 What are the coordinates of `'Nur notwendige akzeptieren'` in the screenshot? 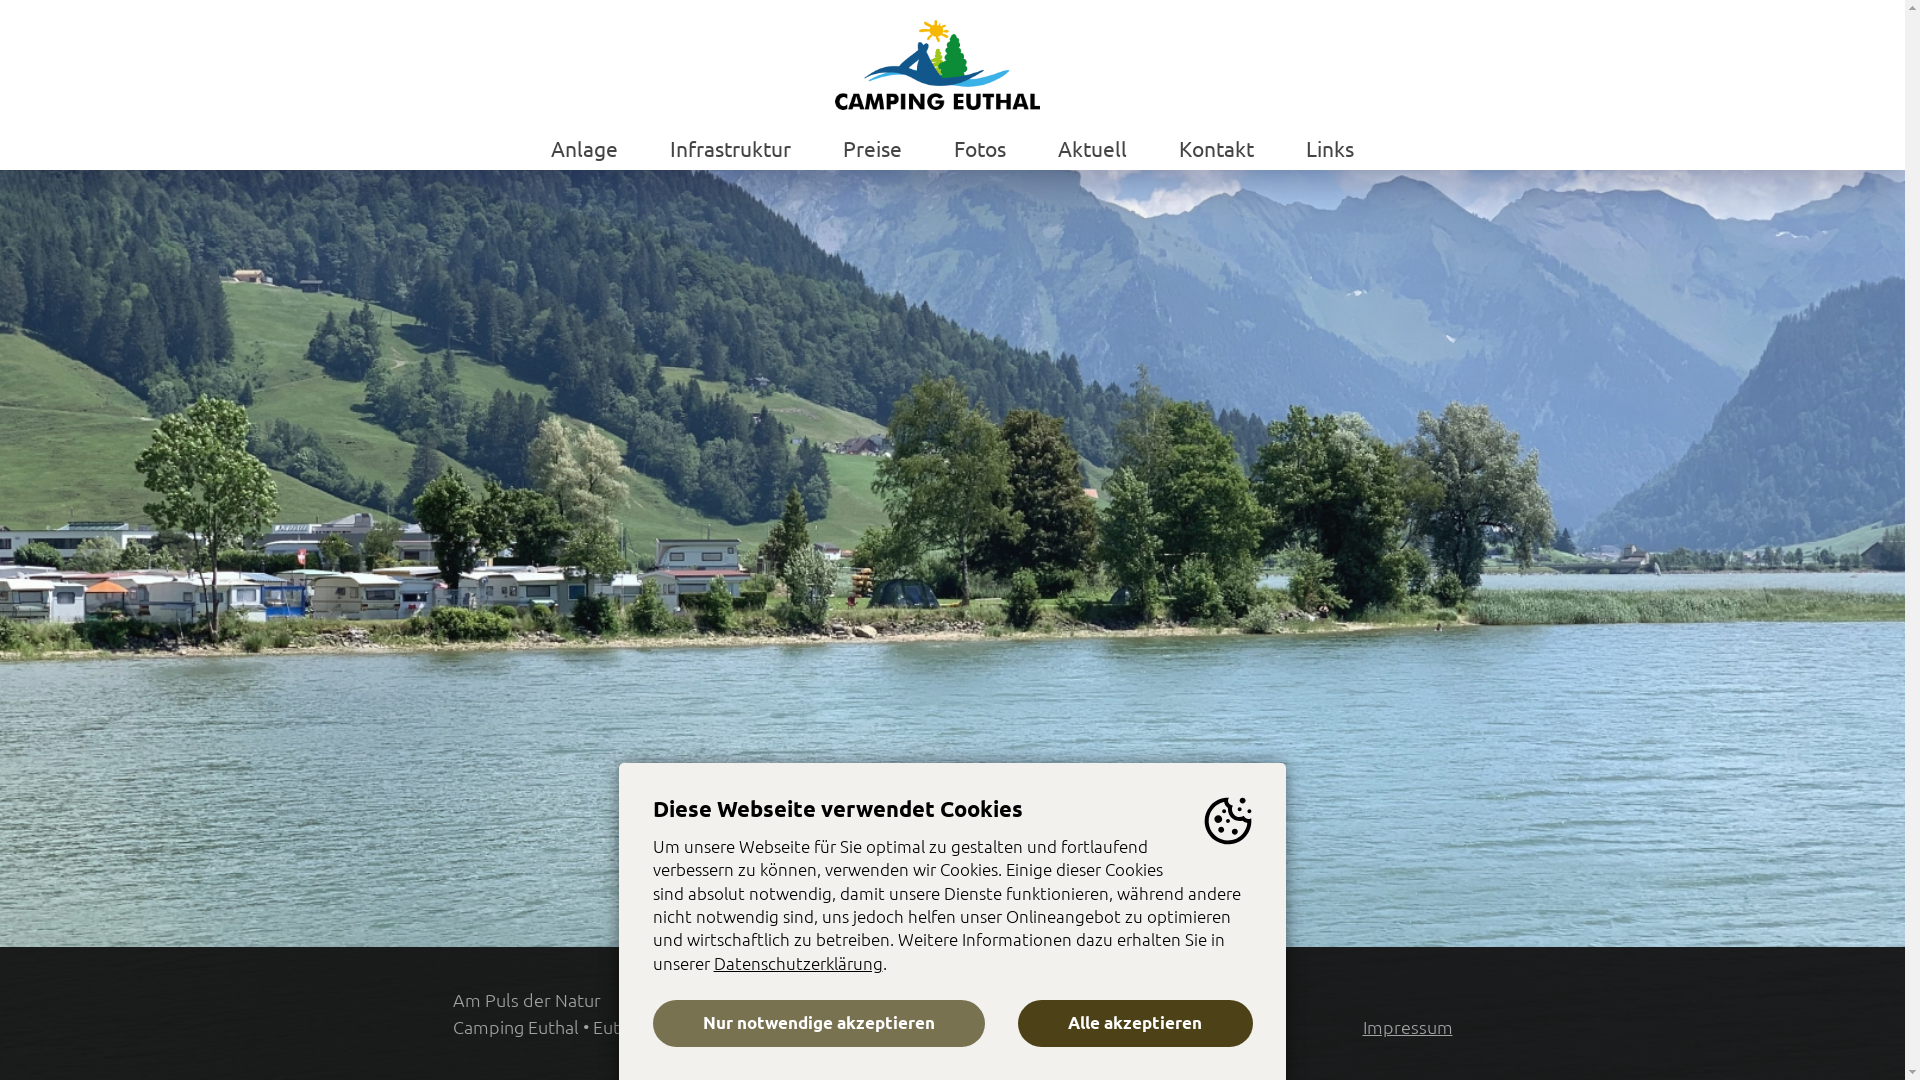 It's located at (652, 1023).